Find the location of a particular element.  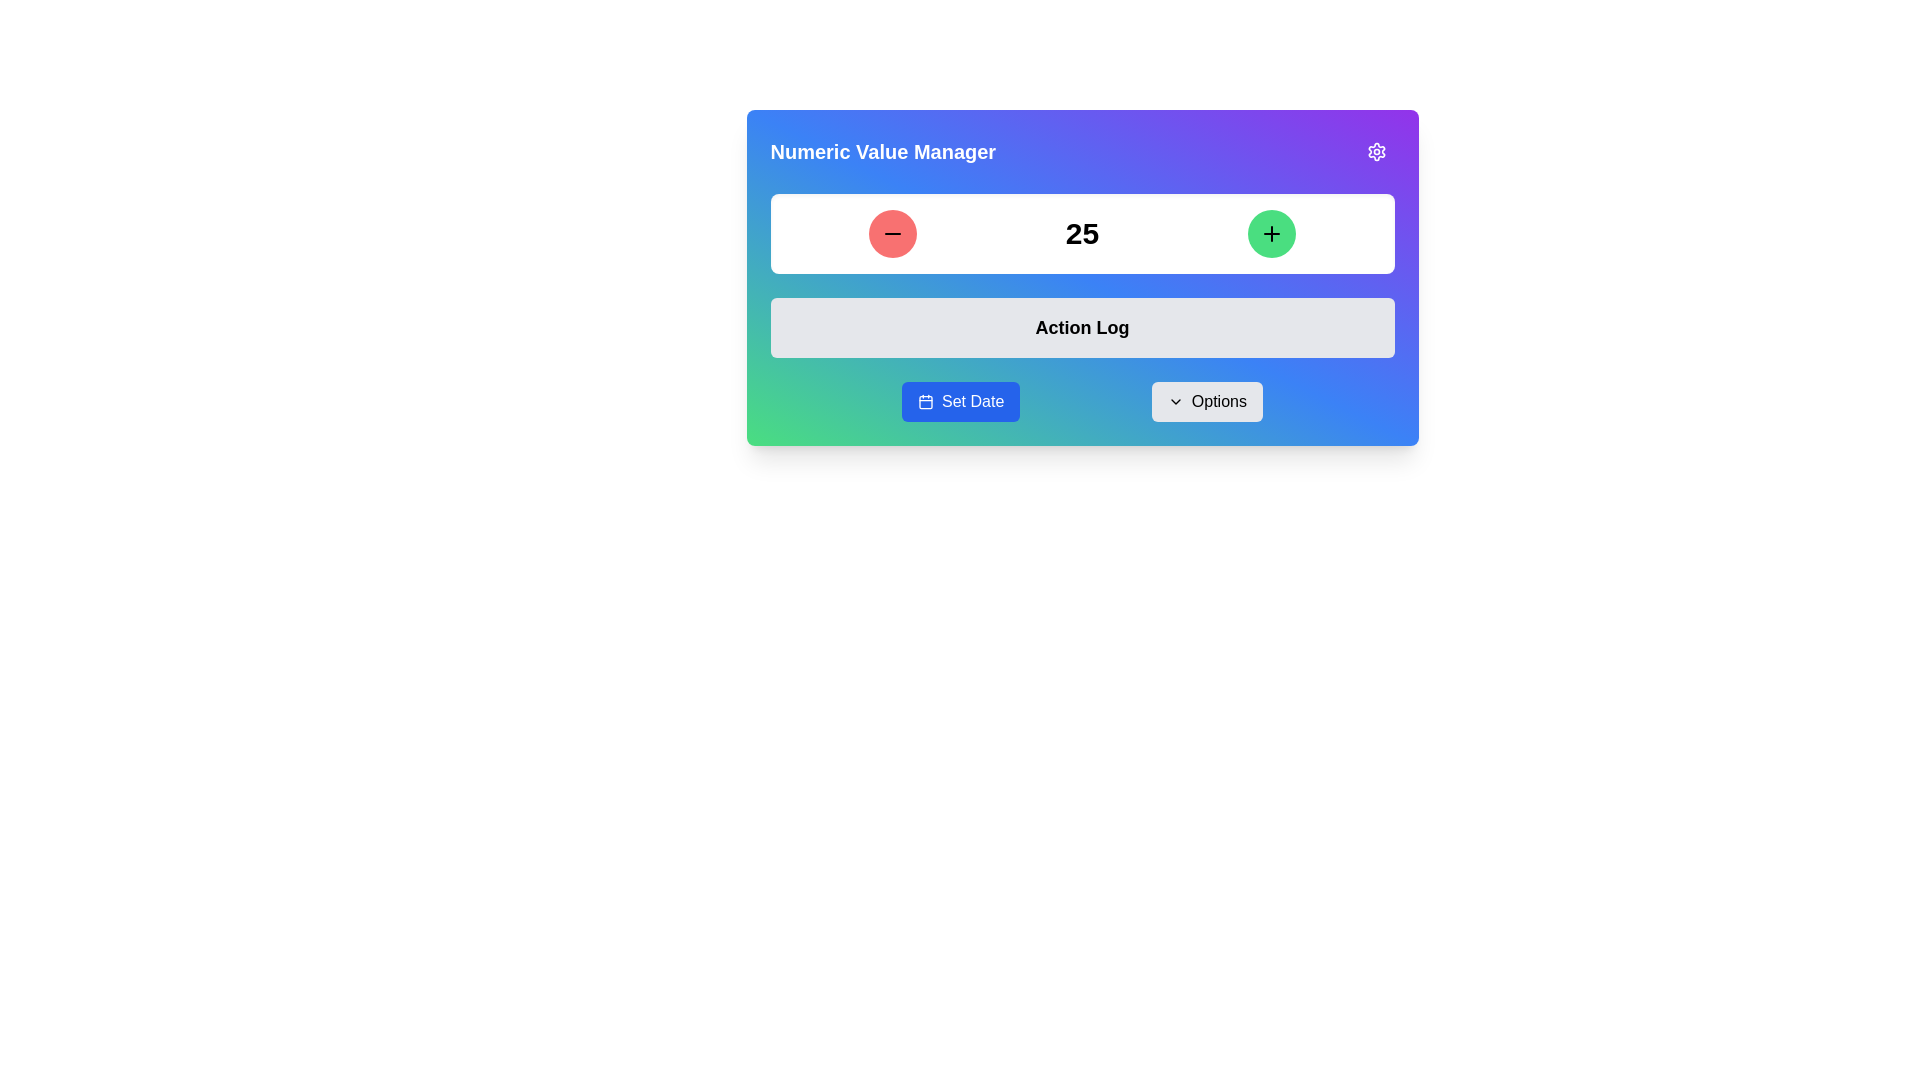

the decrement button located to the left of the numeric display ('25'), which is the leftmost element in the row of buttons is located at coordinates (891, 233).